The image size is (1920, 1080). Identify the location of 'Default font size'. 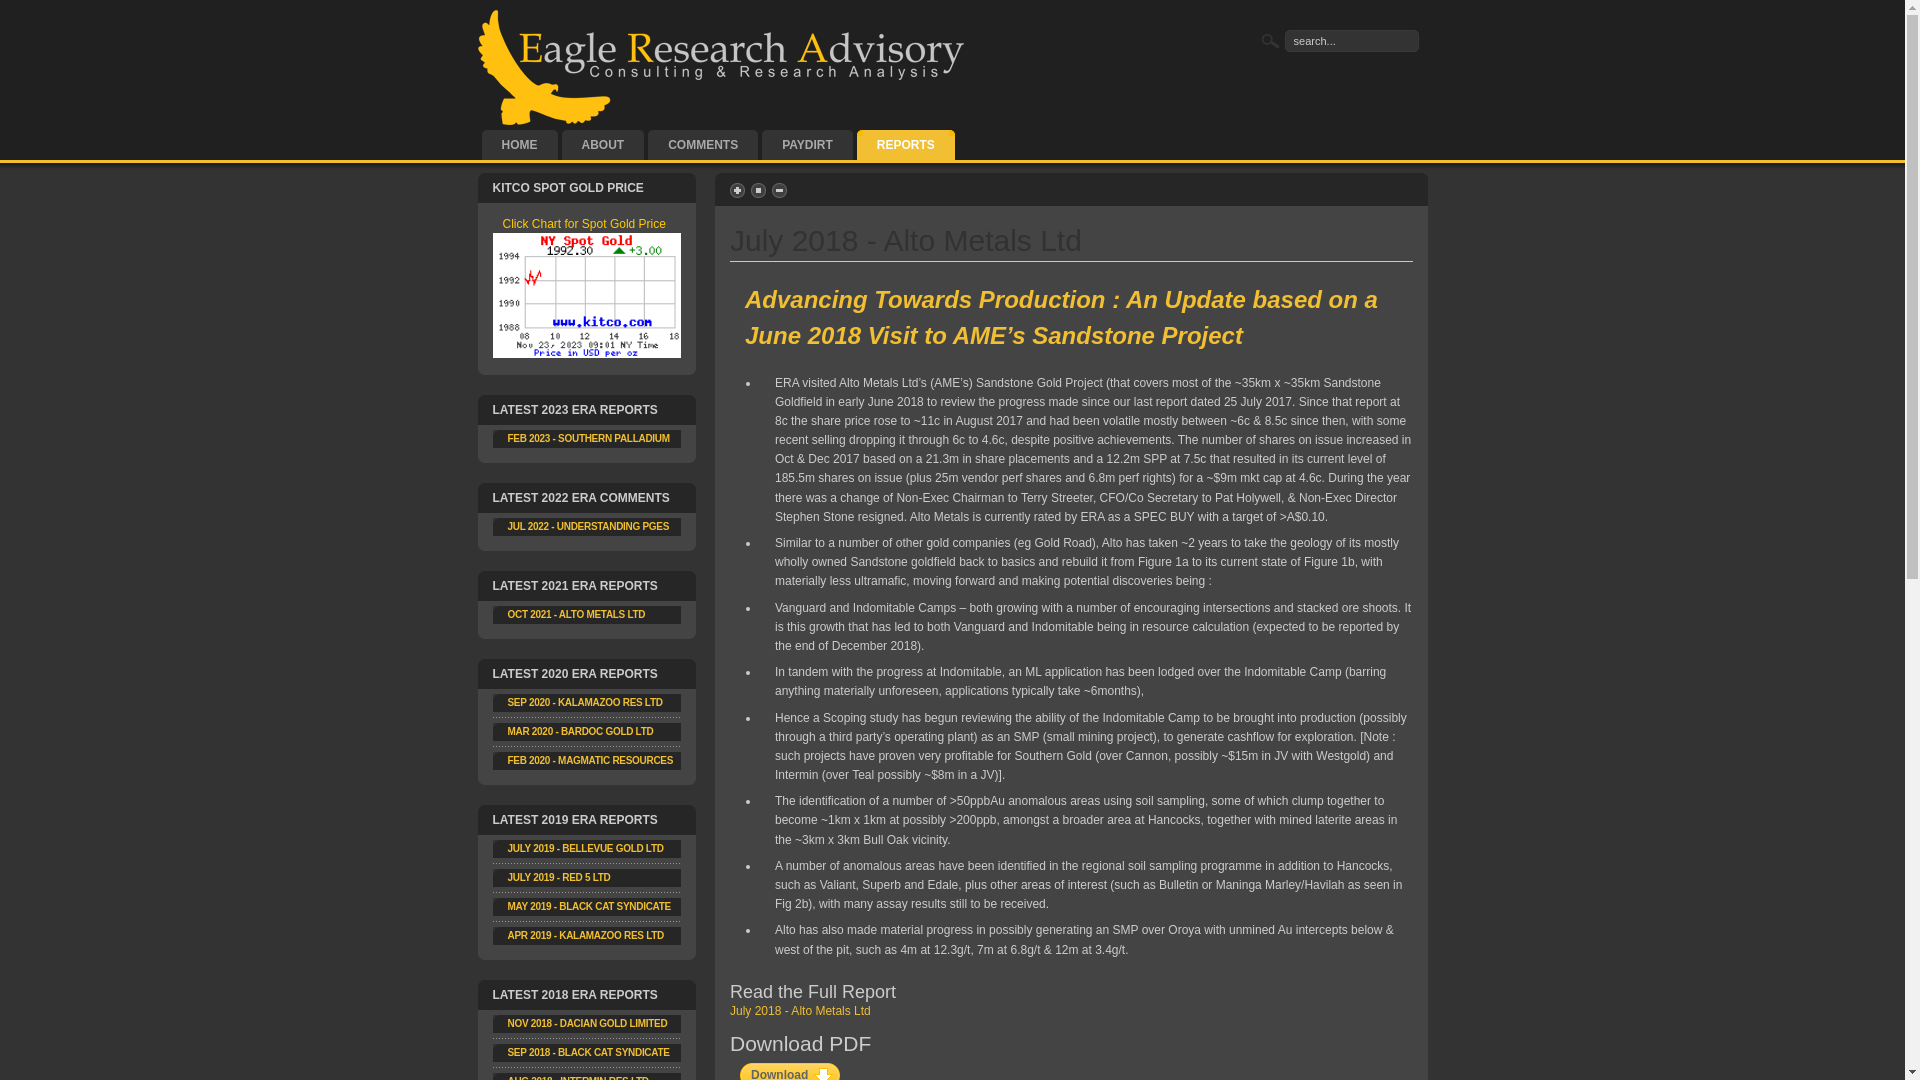
(758, 190).